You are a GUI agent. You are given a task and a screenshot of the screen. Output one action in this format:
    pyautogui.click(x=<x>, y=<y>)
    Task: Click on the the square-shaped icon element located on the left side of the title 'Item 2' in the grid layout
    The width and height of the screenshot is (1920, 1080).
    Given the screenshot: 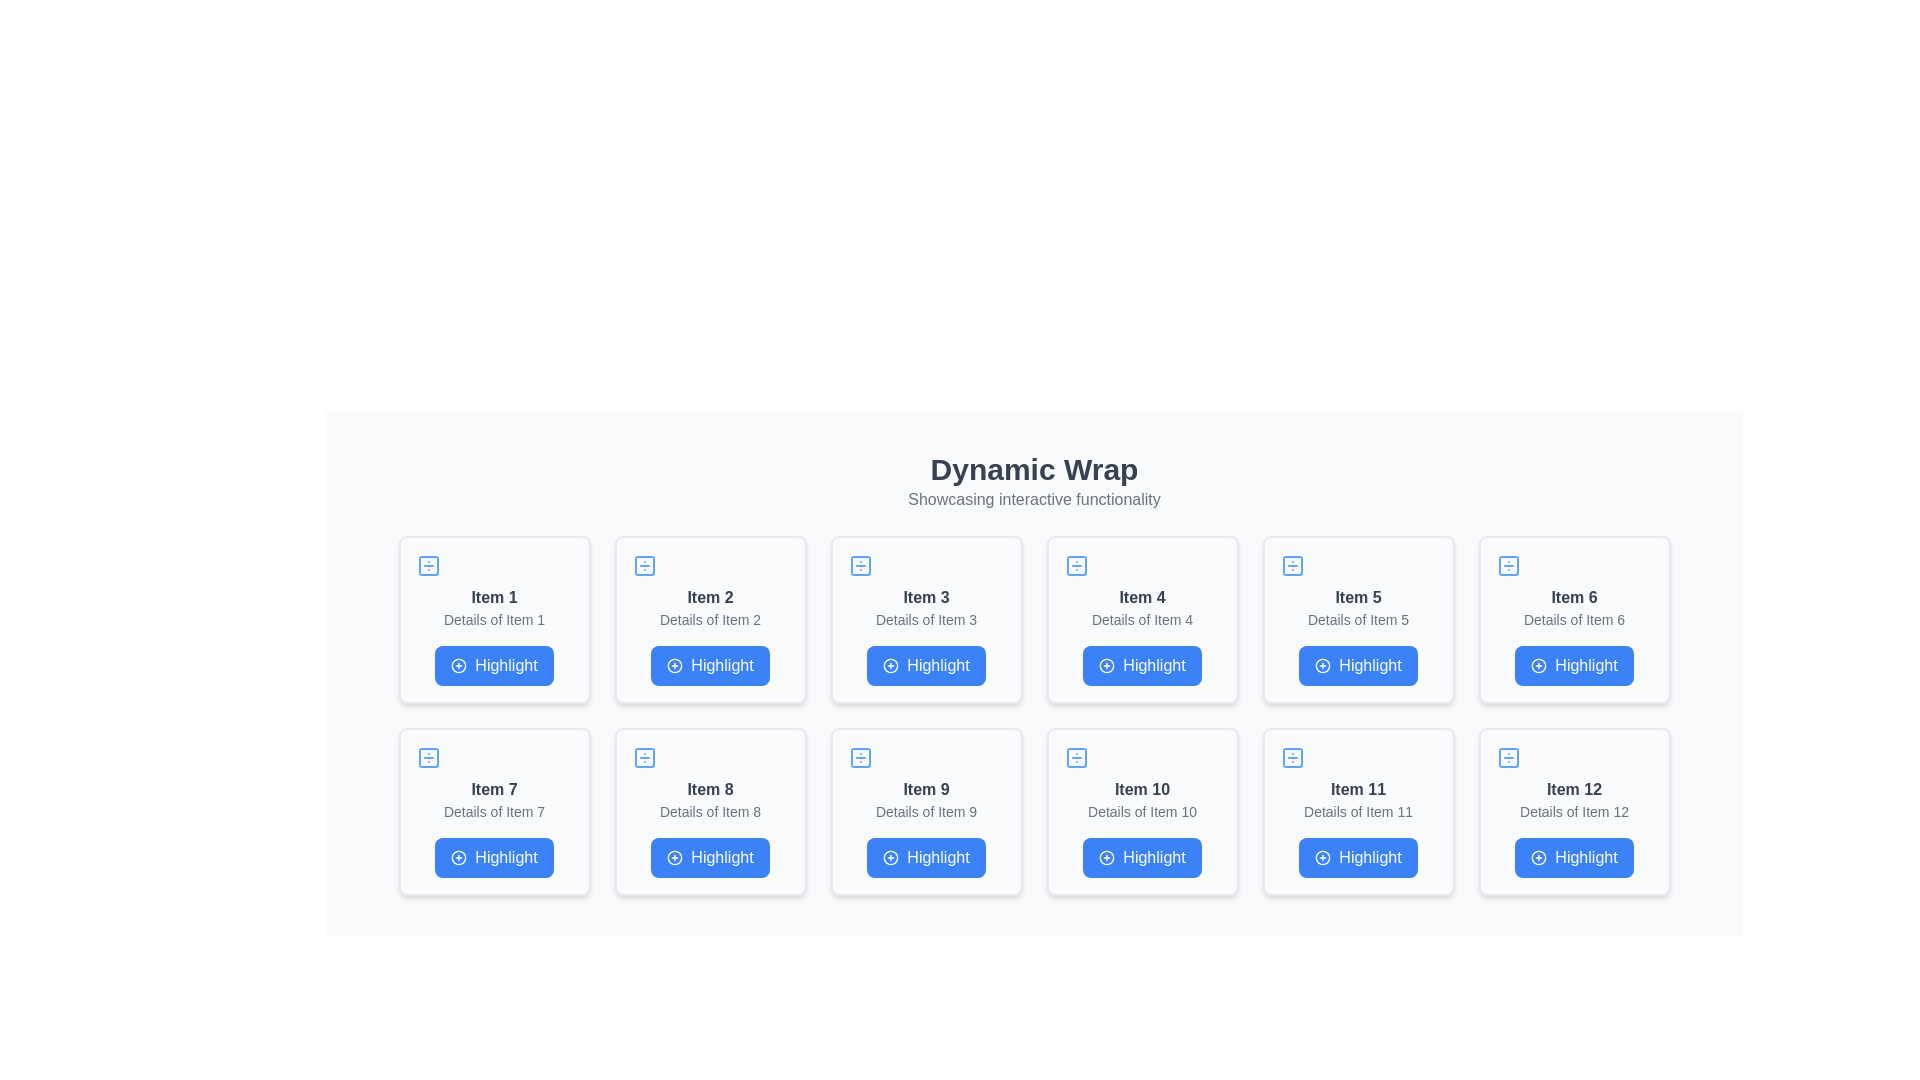 What is the action you would take?
    pyautogui.click(x=644, y=566)
    